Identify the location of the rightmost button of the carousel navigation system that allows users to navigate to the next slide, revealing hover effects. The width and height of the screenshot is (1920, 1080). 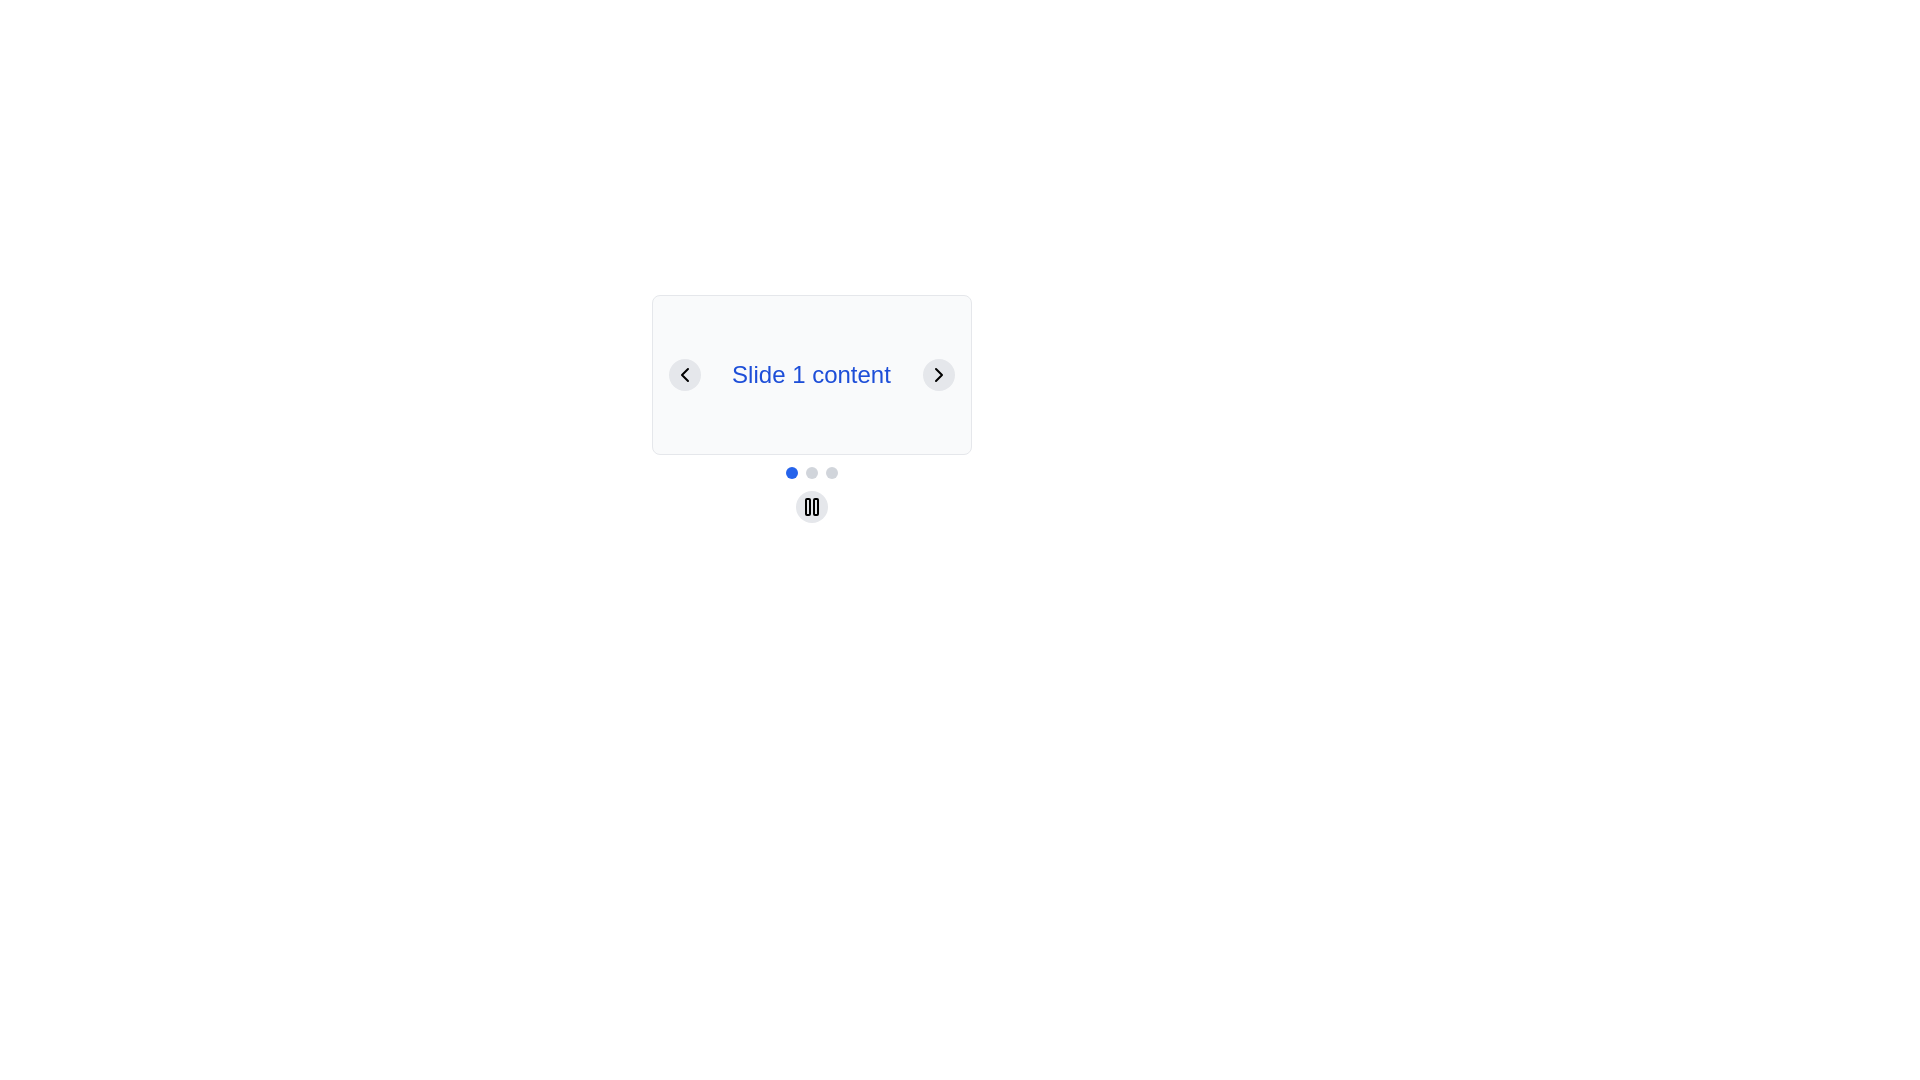
(937, 374).